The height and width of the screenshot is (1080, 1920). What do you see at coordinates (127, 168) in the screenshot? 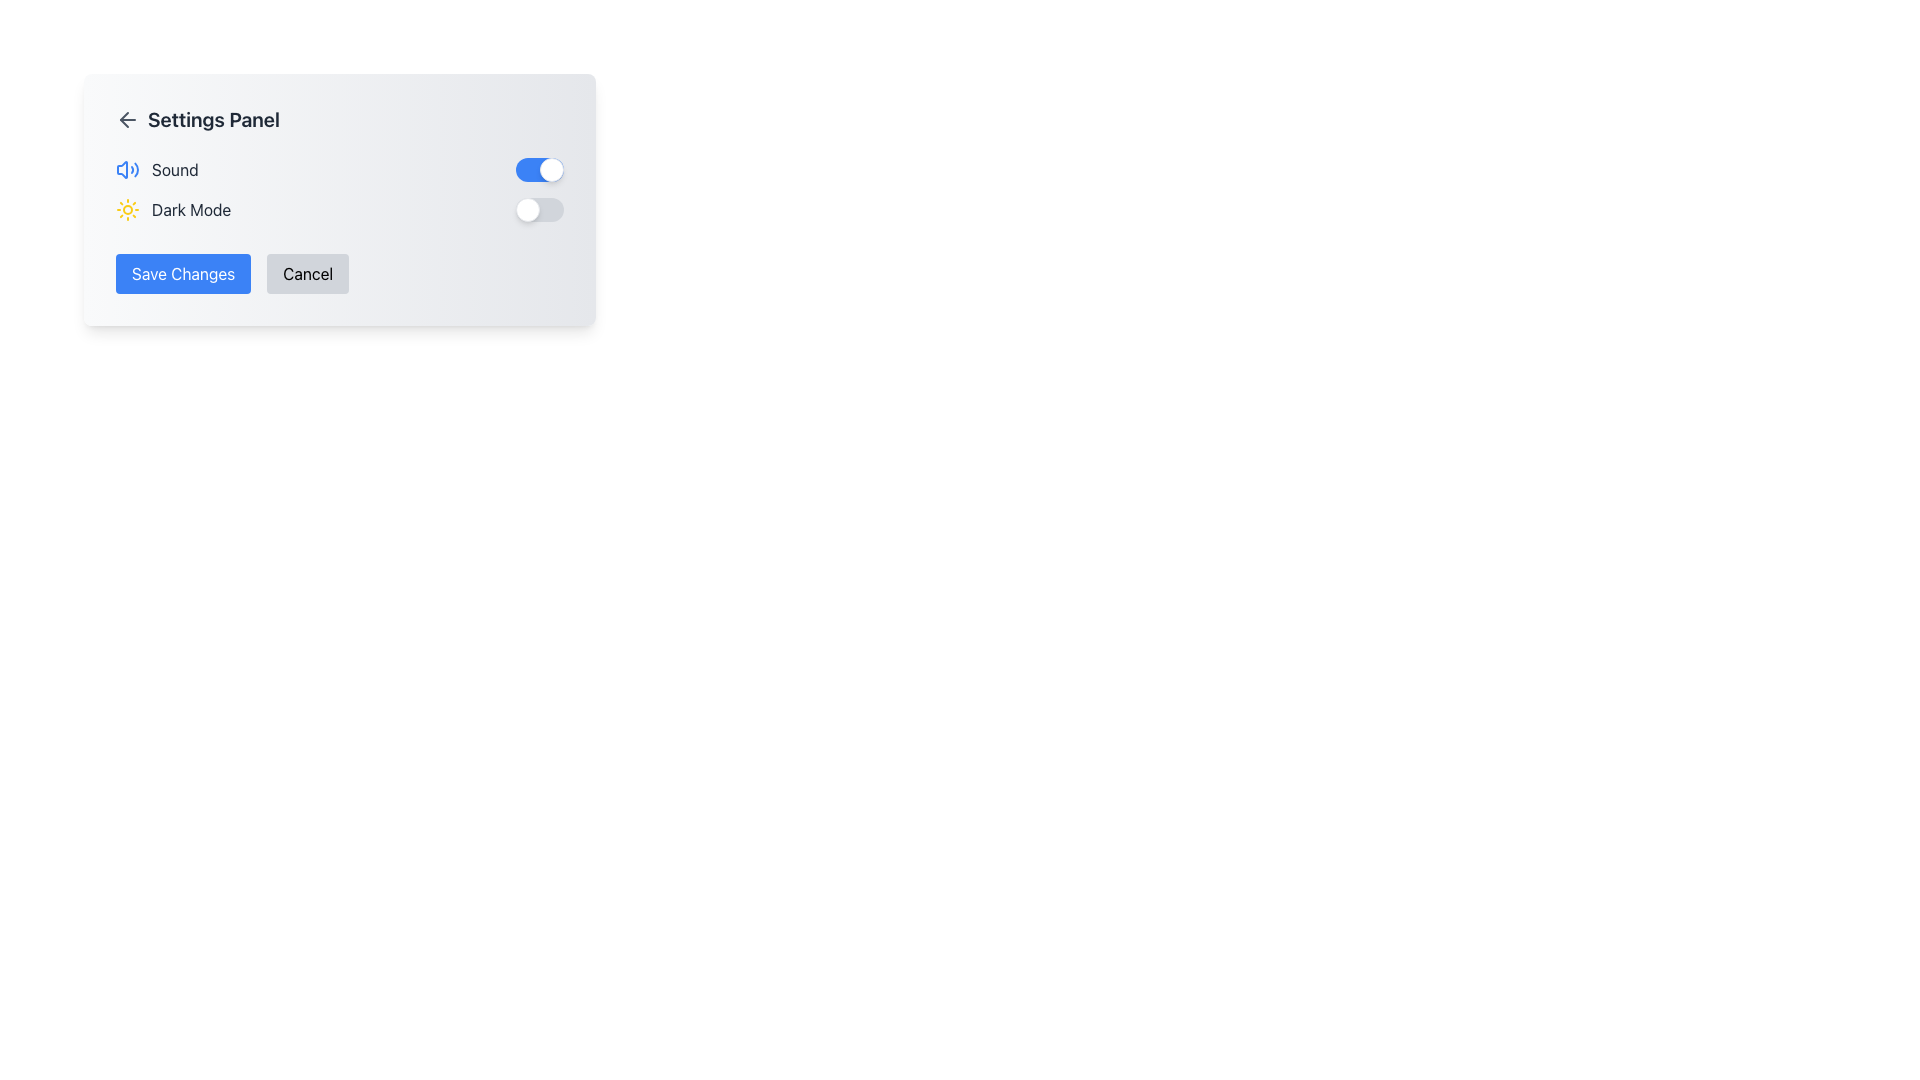
I see `the sound settings icon located in the top left corner of the settings panel, which visually indicates the sound-related settings category` at bounding box center [127, 168].